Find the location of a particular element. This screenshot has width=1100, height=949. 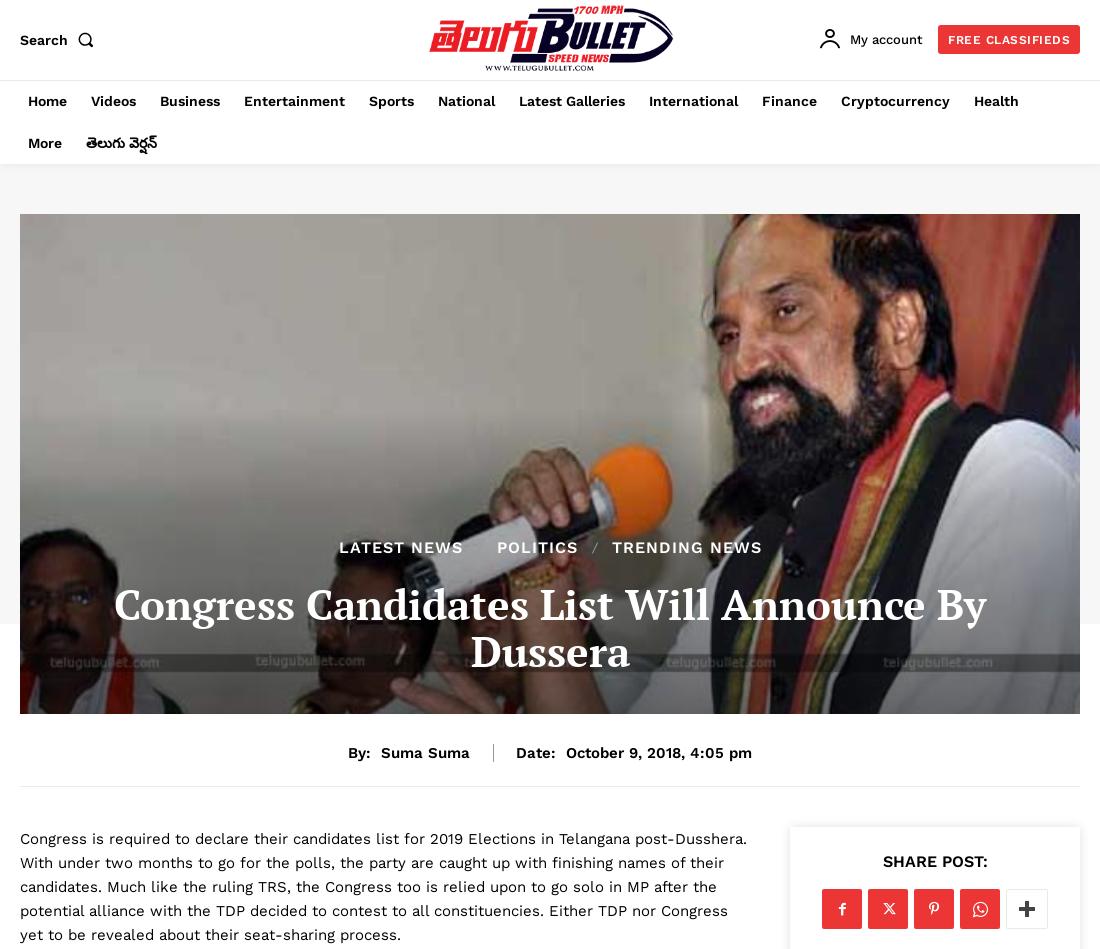

'National' is located at coordinates (465, 100).